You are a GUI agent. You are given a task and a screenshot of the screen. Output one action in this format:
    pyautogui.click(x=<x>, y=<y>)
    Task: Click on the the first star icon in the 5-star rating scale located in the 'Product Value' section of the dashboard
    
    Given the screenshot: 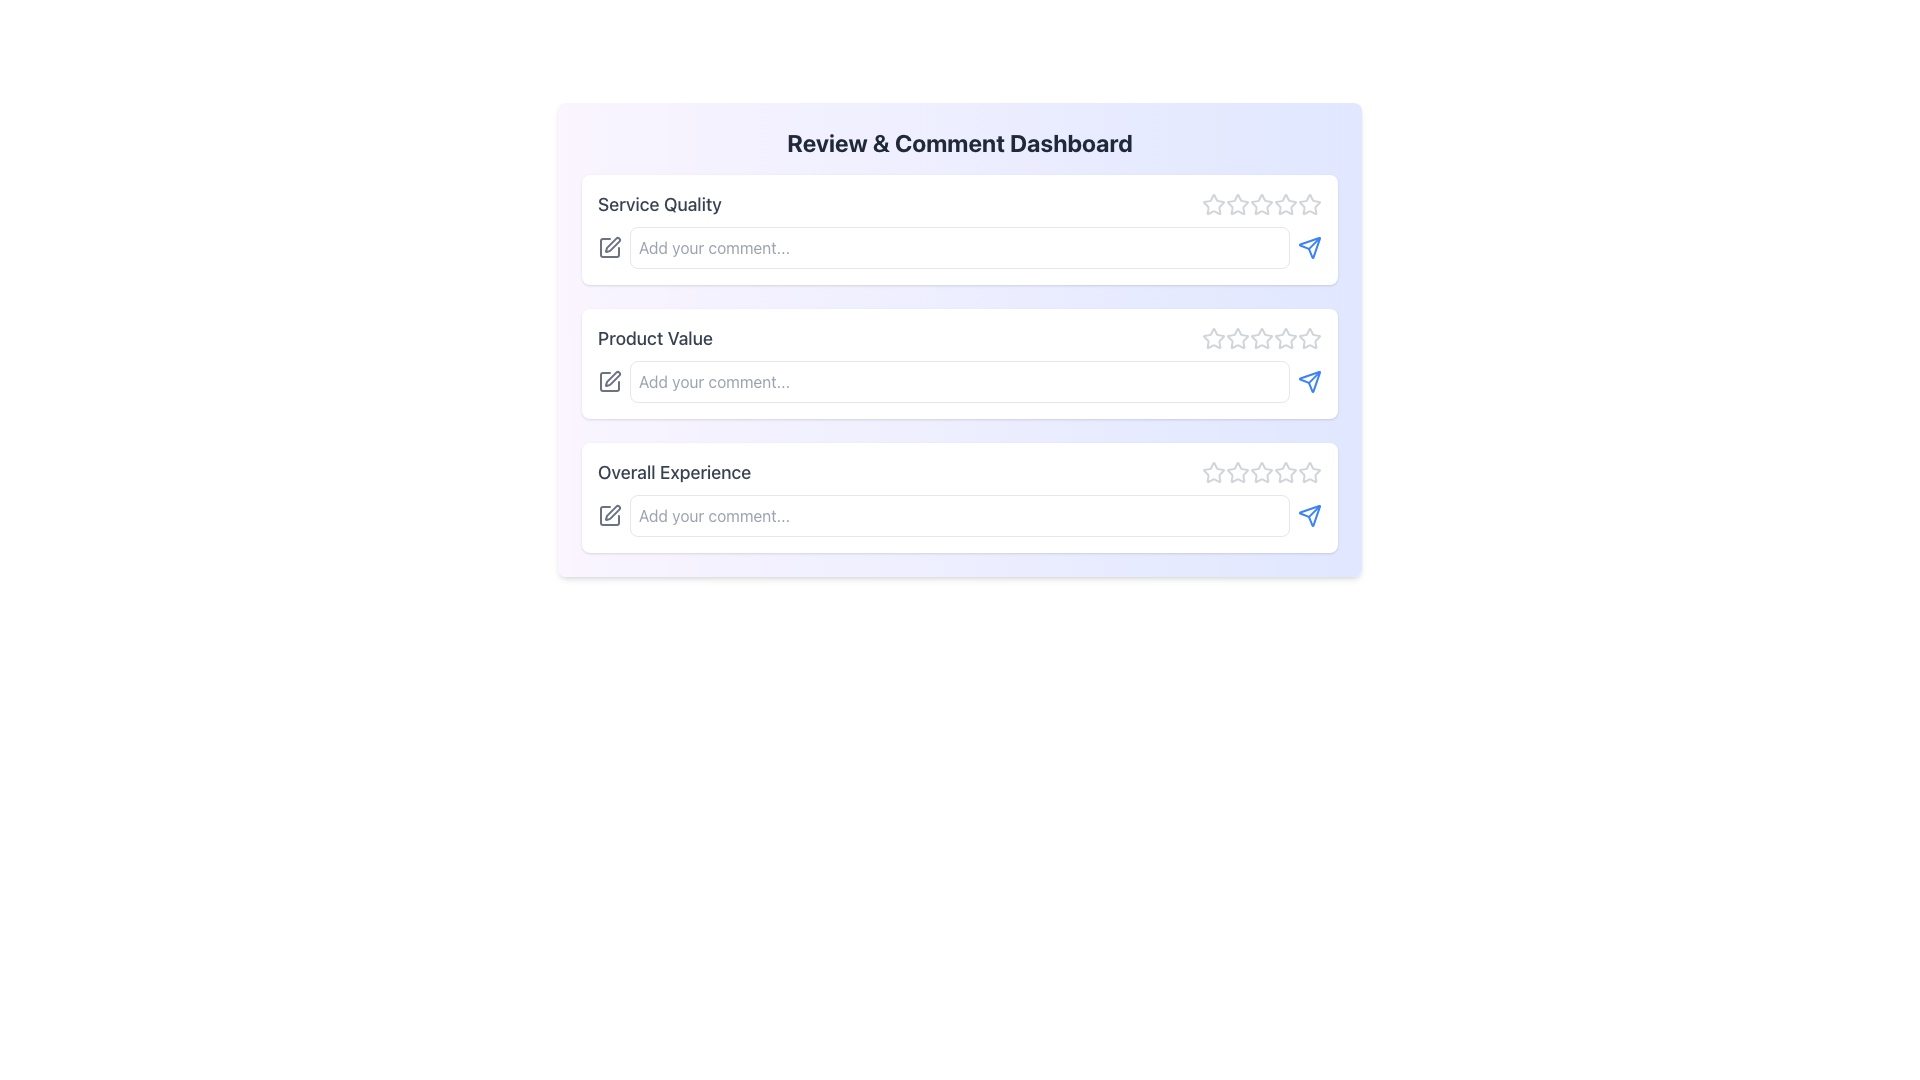 What is the action you would take?
    pyautogui.click(x=1212, y=337)
    